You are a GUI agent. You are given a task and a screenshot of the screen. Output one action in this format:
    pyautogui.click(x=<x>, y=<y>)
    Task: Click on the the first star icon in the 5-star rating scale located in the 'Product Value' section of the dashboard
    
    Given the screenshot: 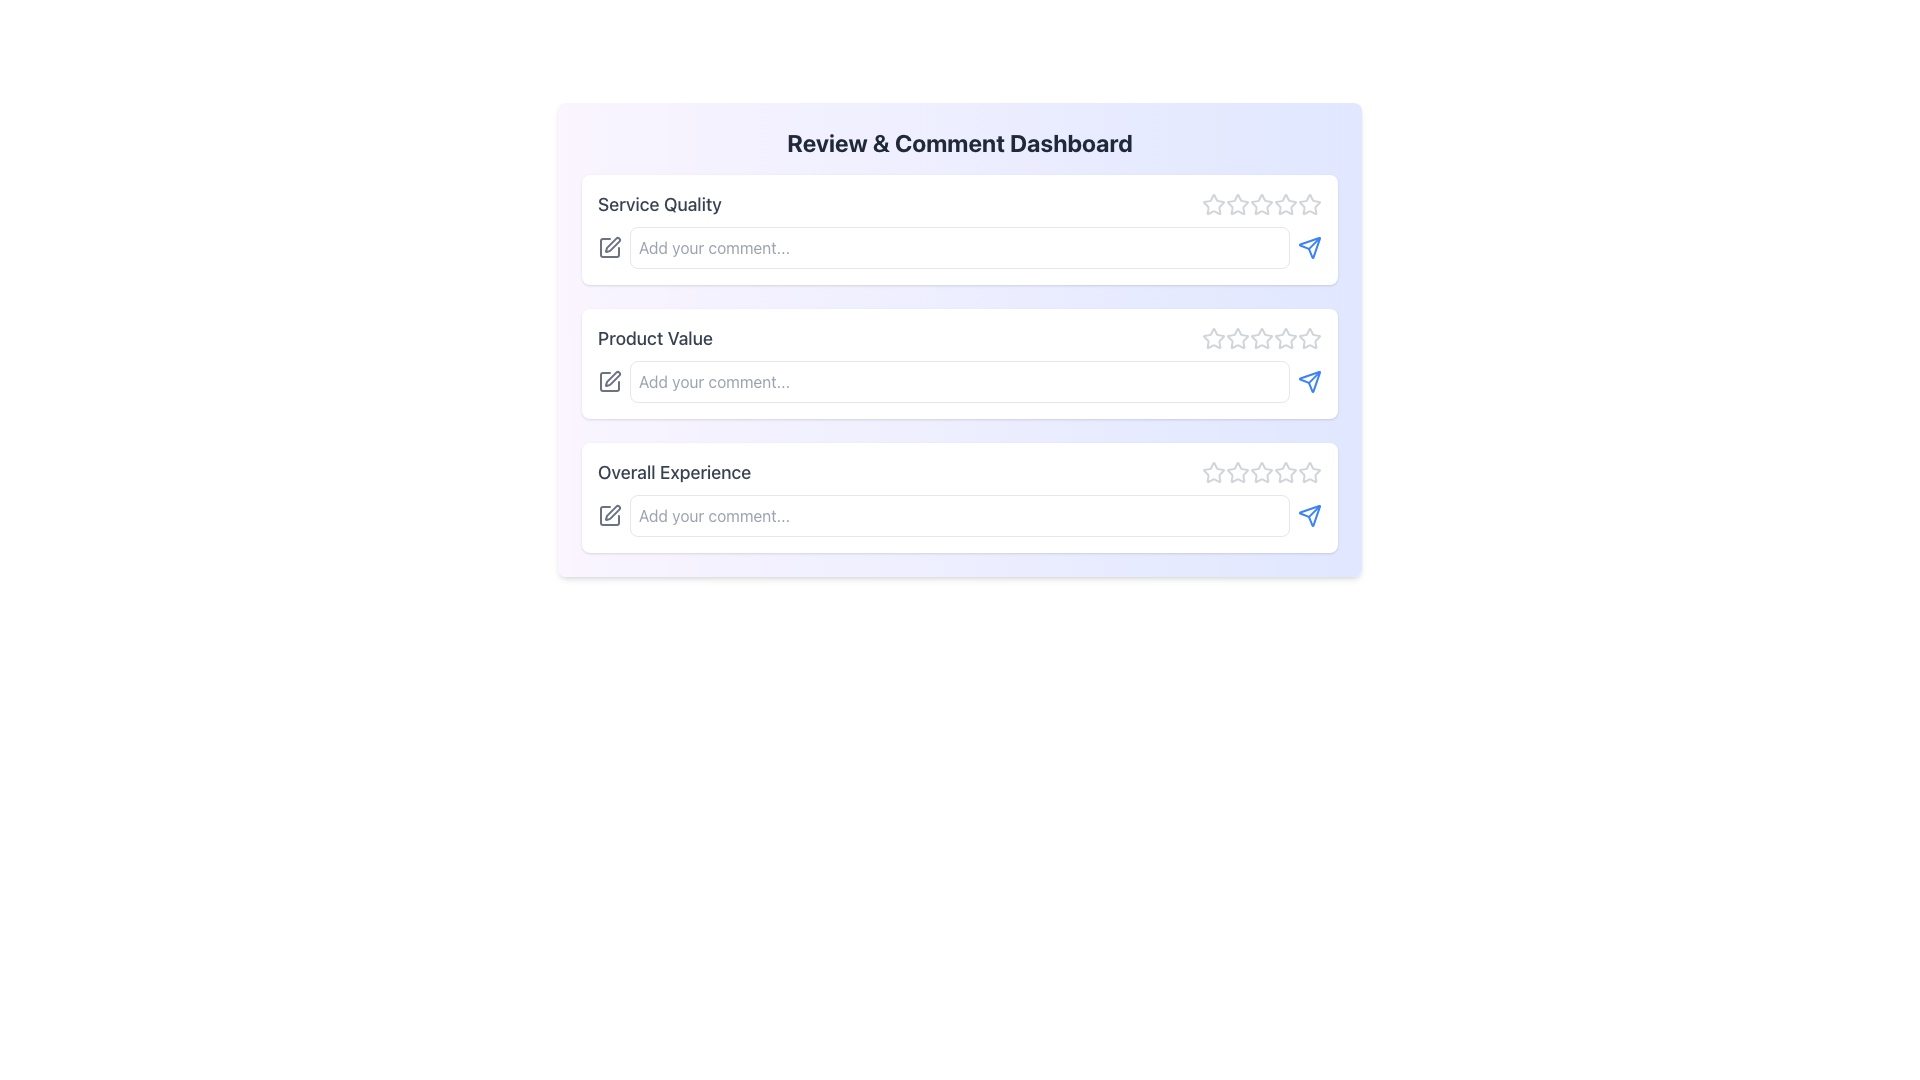 What is the action you would take?
    pyautogui.click(x=1212, y=337)
    